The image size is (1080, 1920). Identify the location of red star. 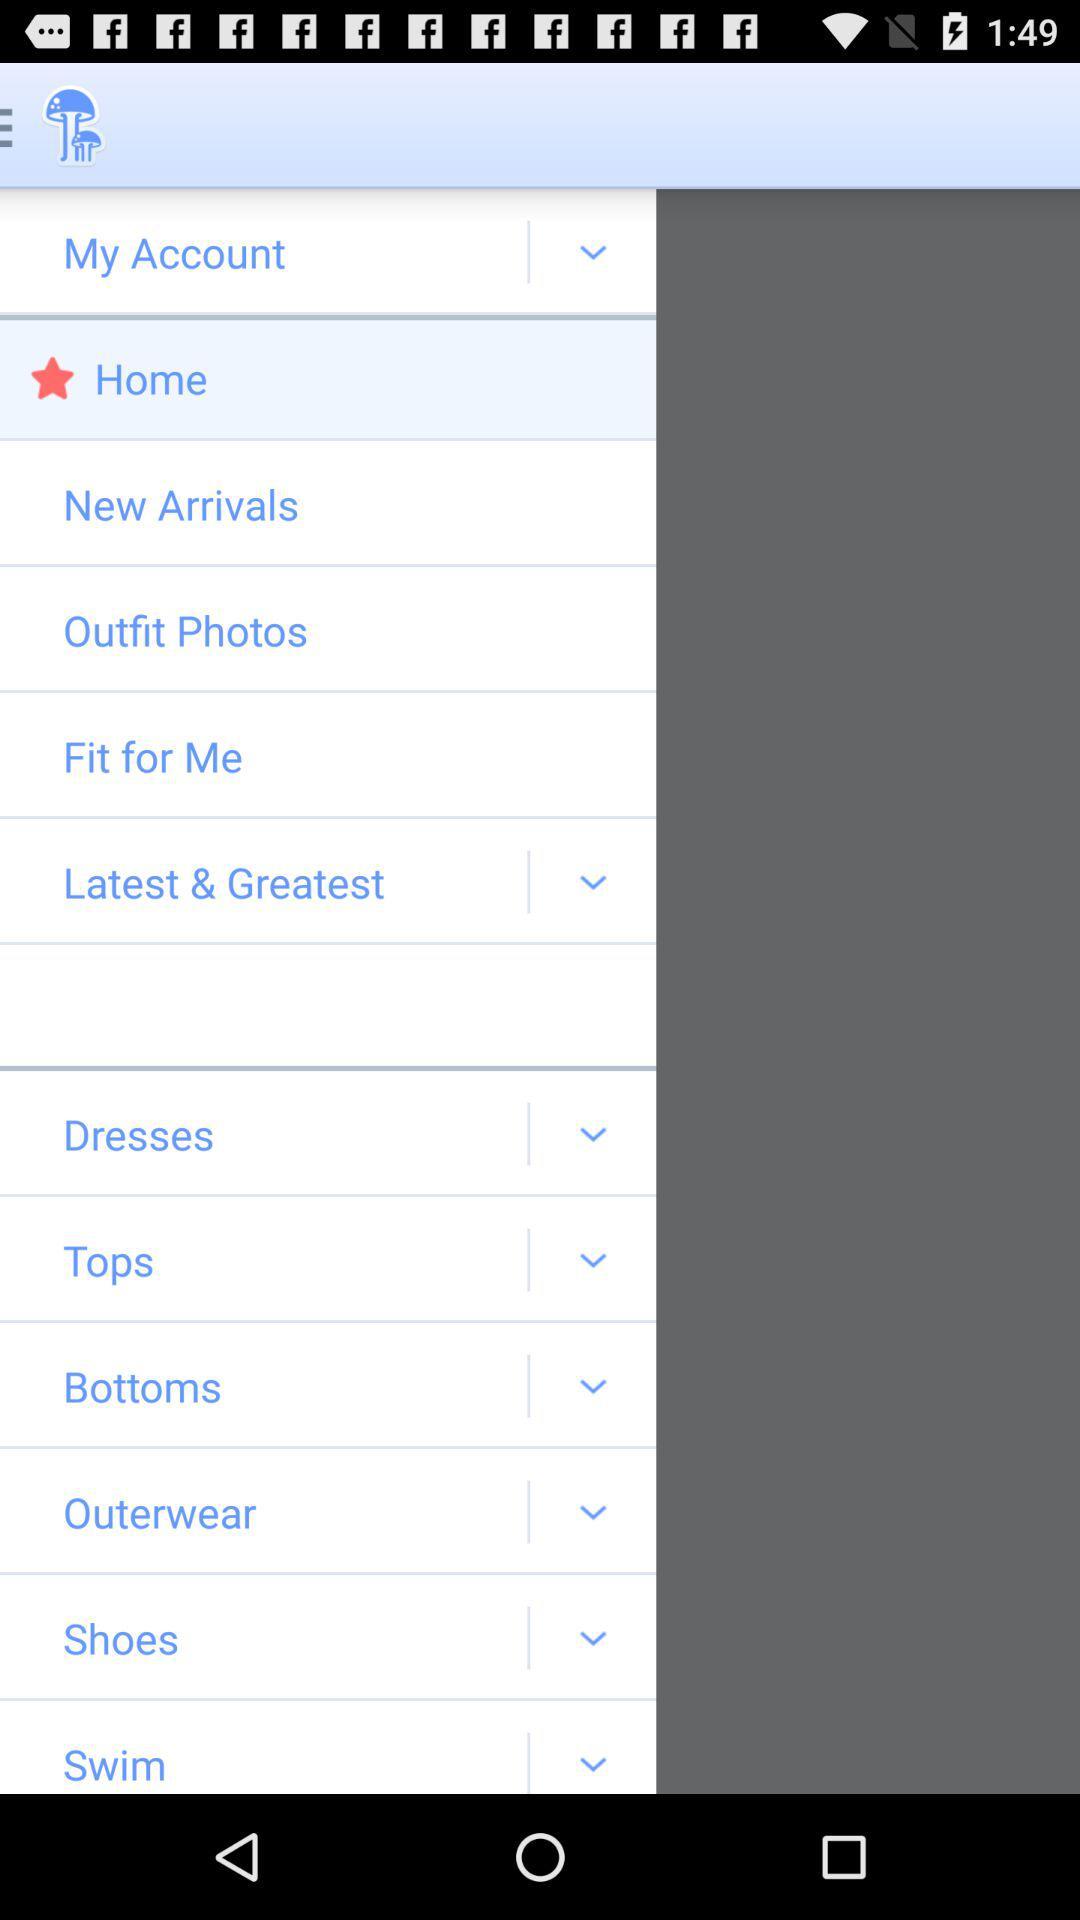
(51, 378).